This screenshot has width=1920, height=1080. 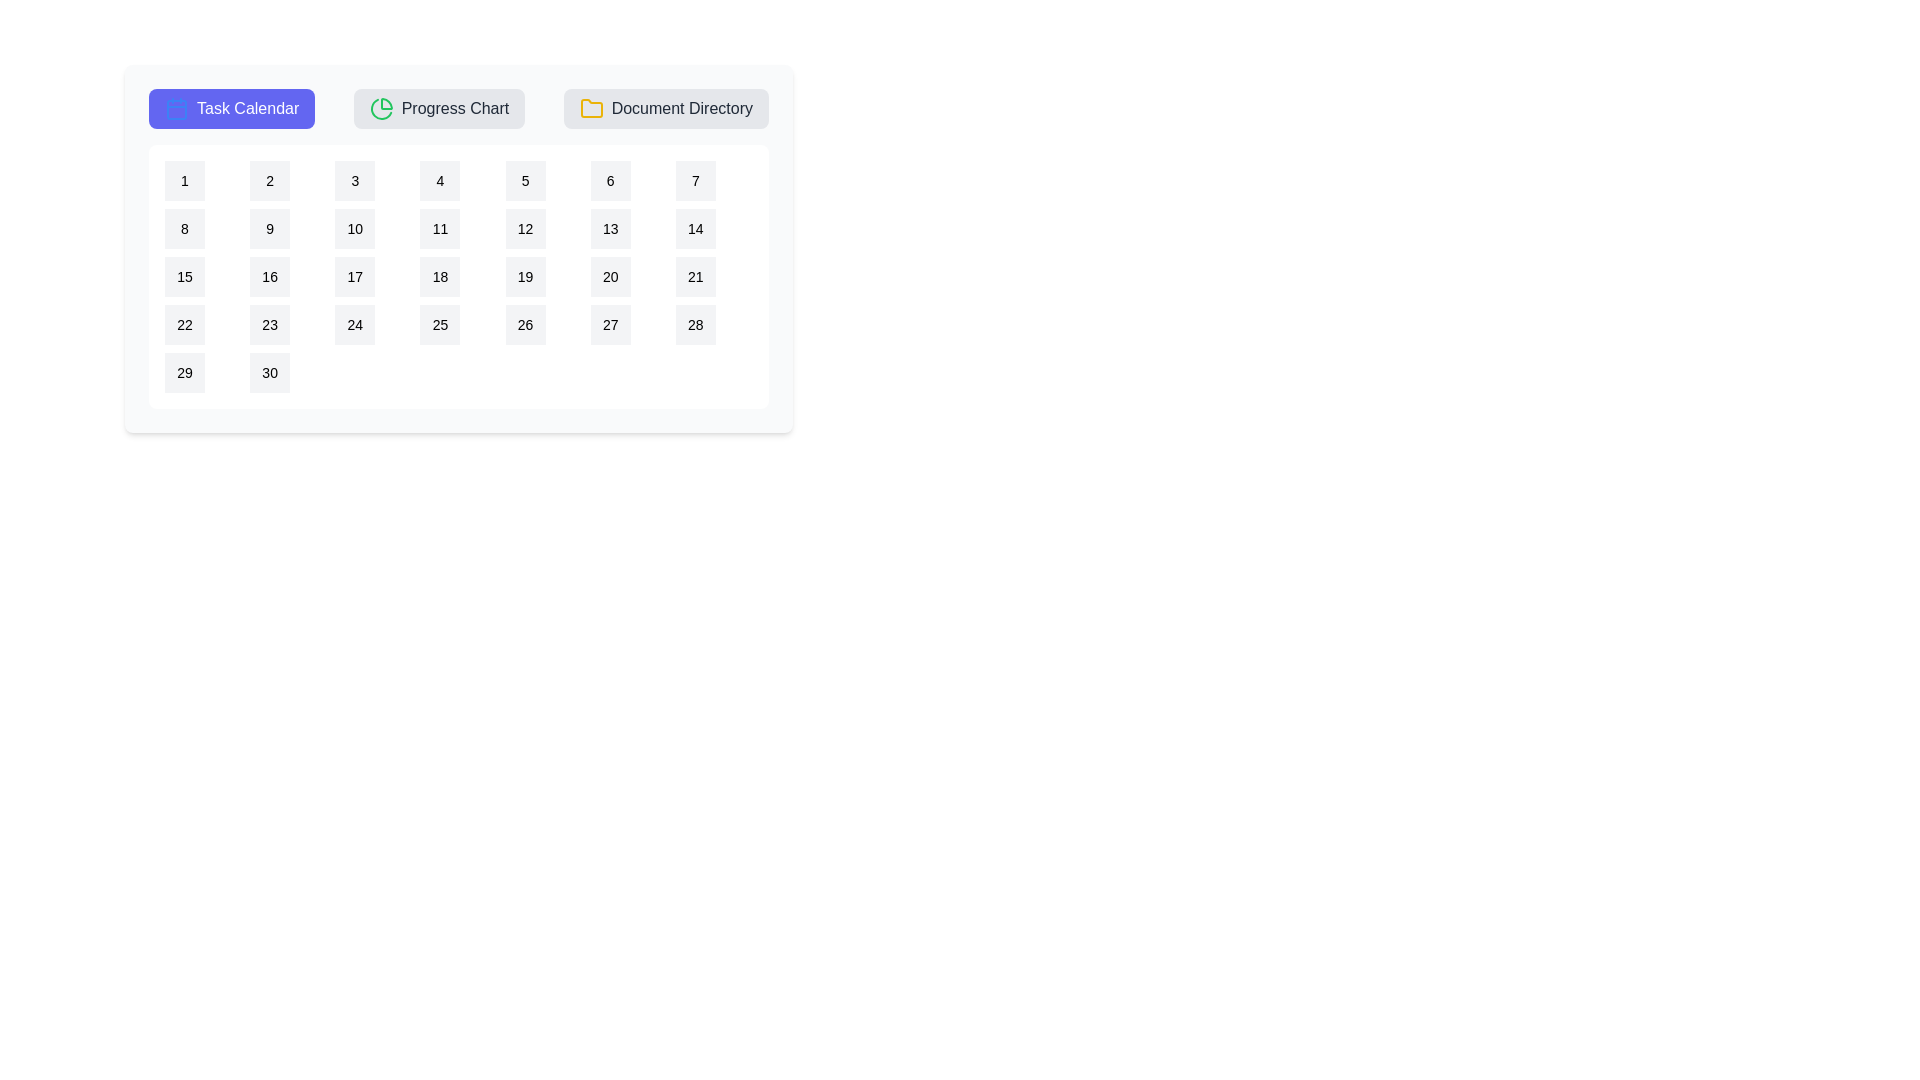 What do you see at coordinates (695, 323) in the screenshot?
I see `the calendar date 28` at bounding box center [695, 323].